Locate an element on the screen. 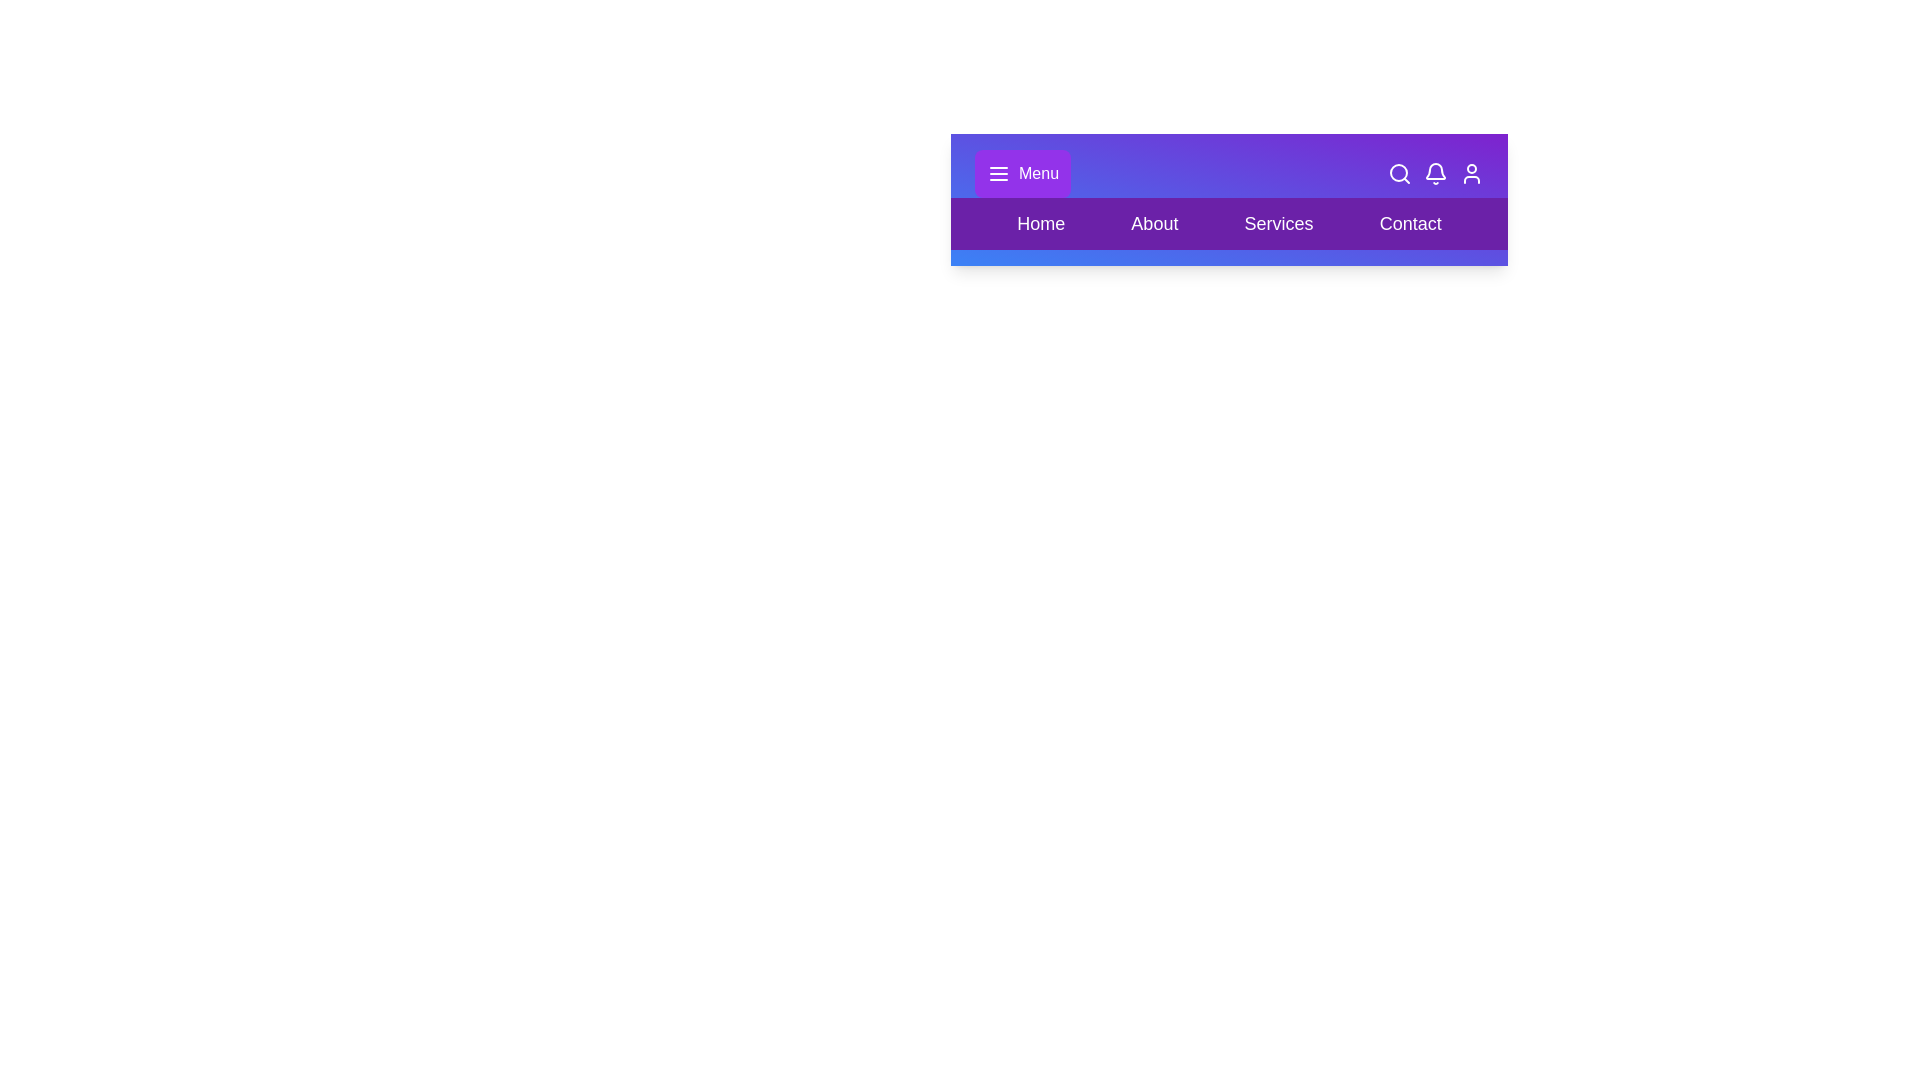 The image size is (1920, 1080). the section labeled Contact in the layout is located at coordinates (1409, 223).